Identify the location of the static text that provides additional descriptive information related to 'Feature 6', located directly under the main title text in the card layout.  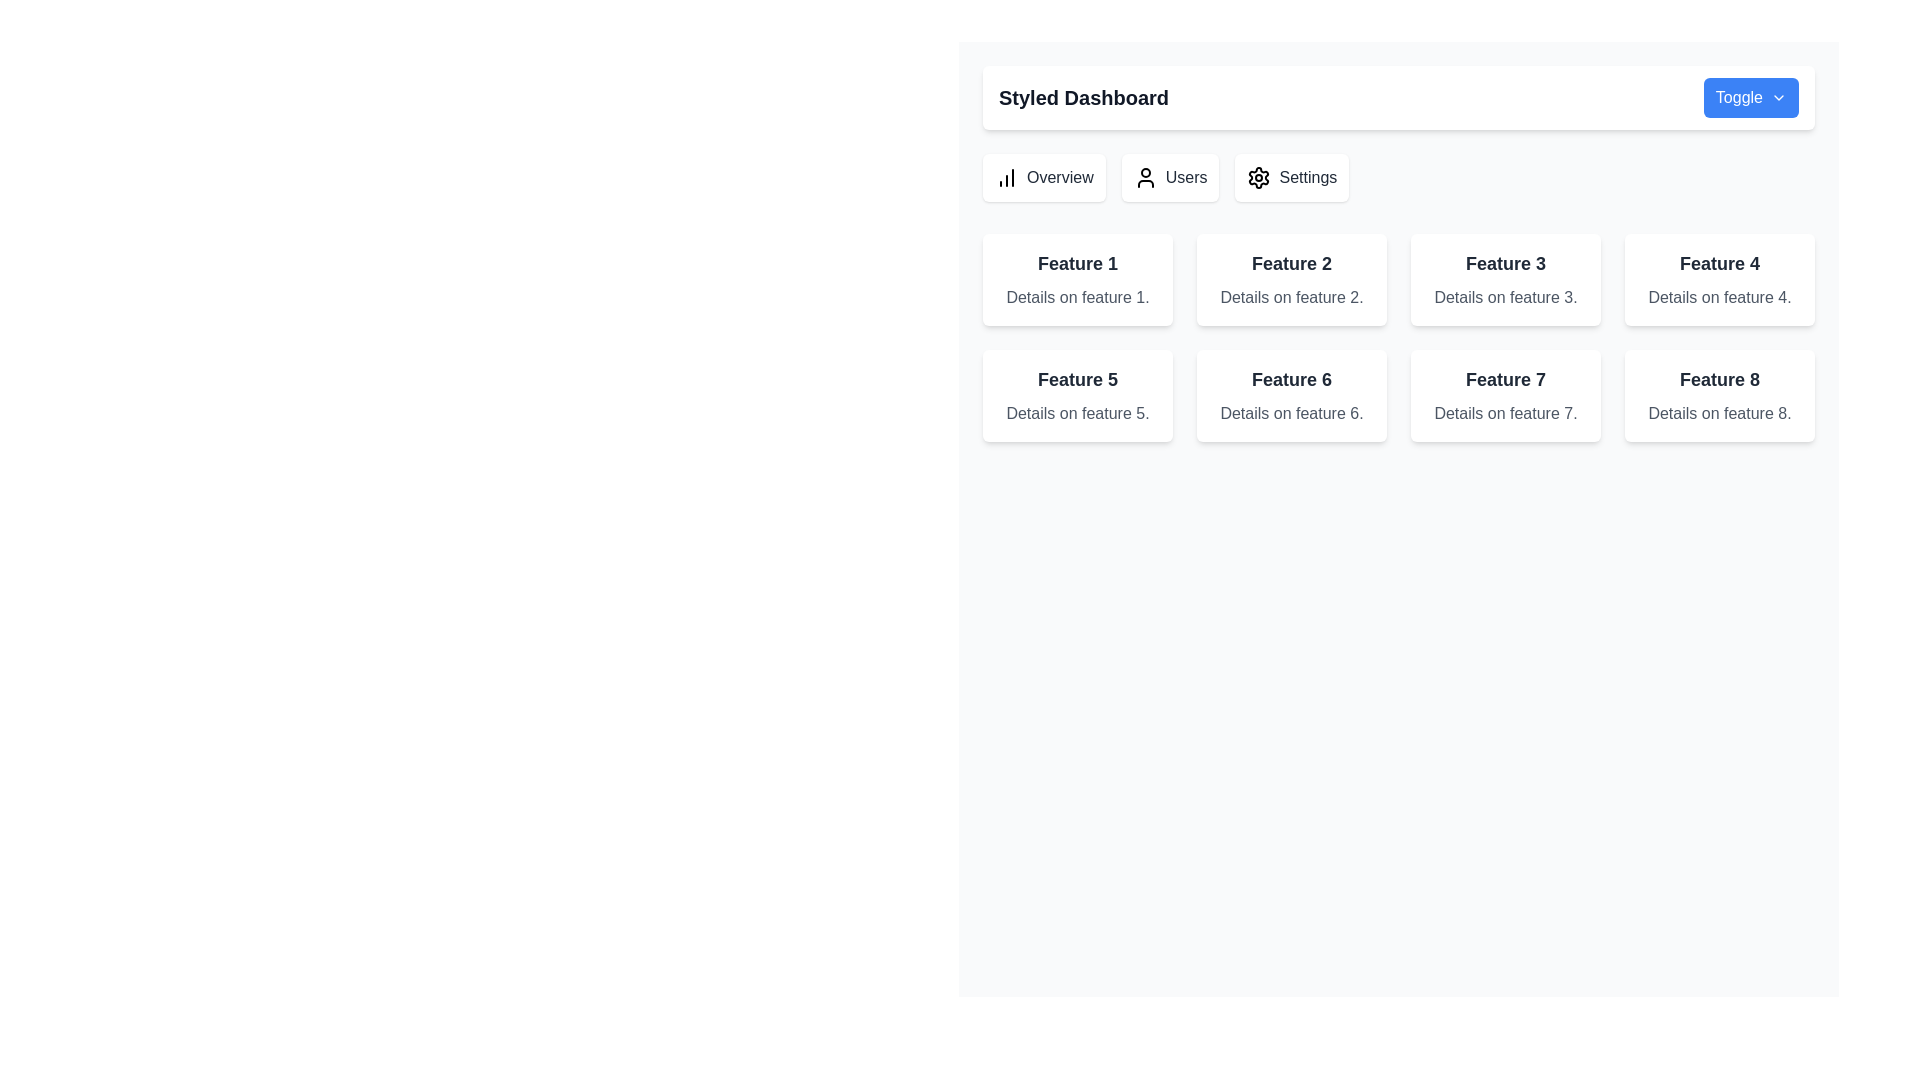
(1291, 412).